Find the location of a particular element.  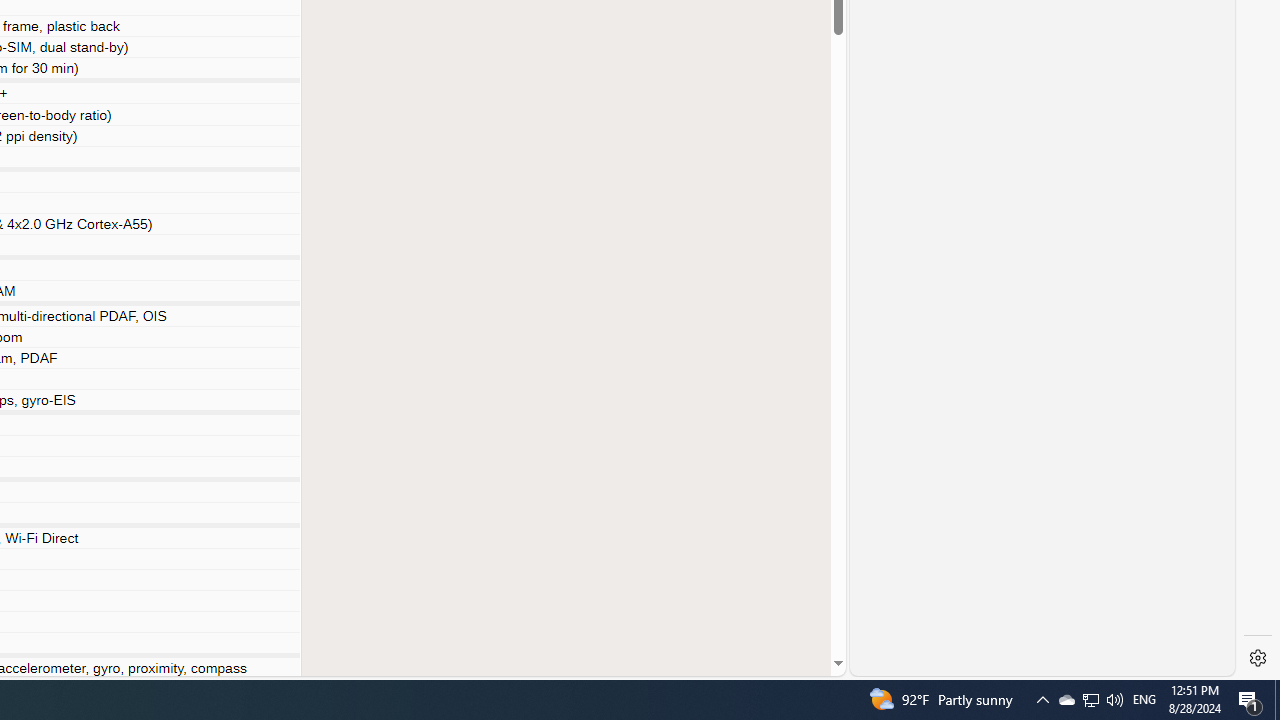

'Settings' is located at coordinates (1257, 658).